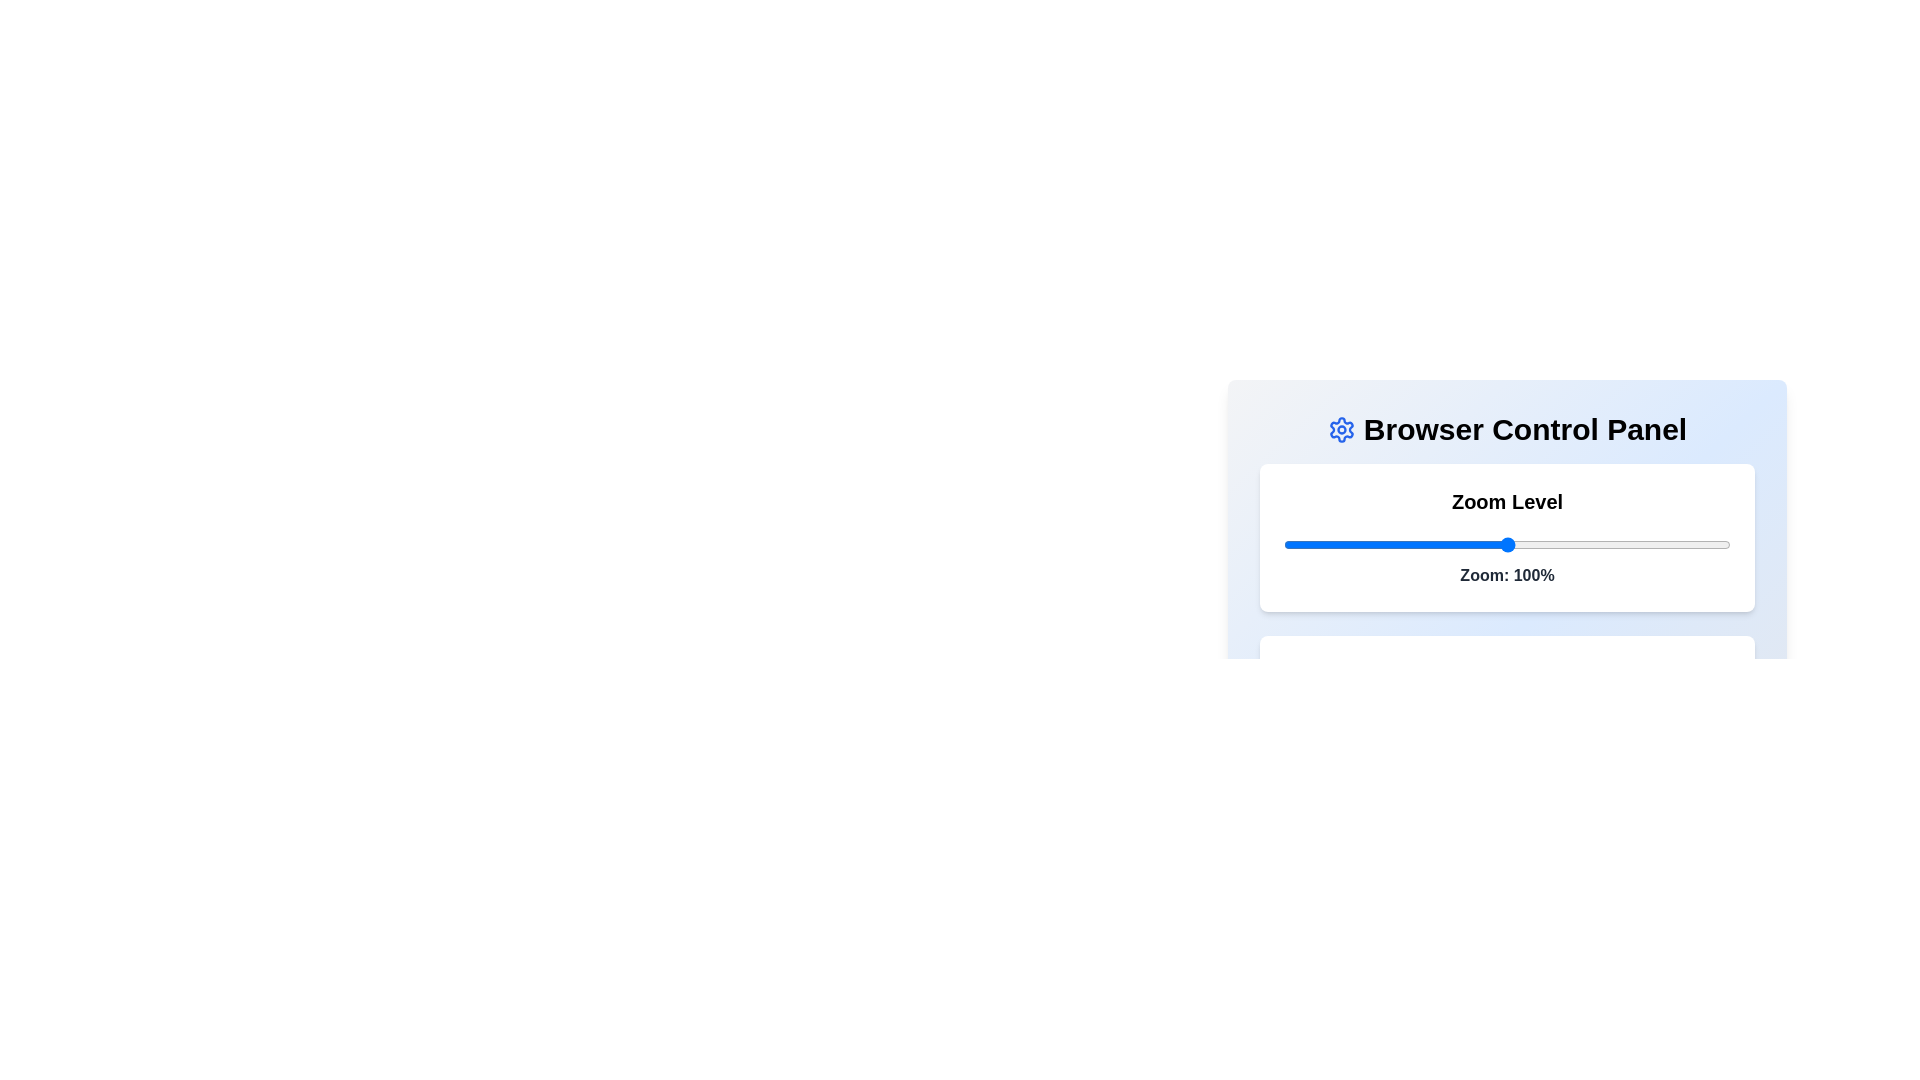 This screenshot has height=1080, width=1920. I want to click on the zoom level to 87% using the slider, so click(1449, 544).